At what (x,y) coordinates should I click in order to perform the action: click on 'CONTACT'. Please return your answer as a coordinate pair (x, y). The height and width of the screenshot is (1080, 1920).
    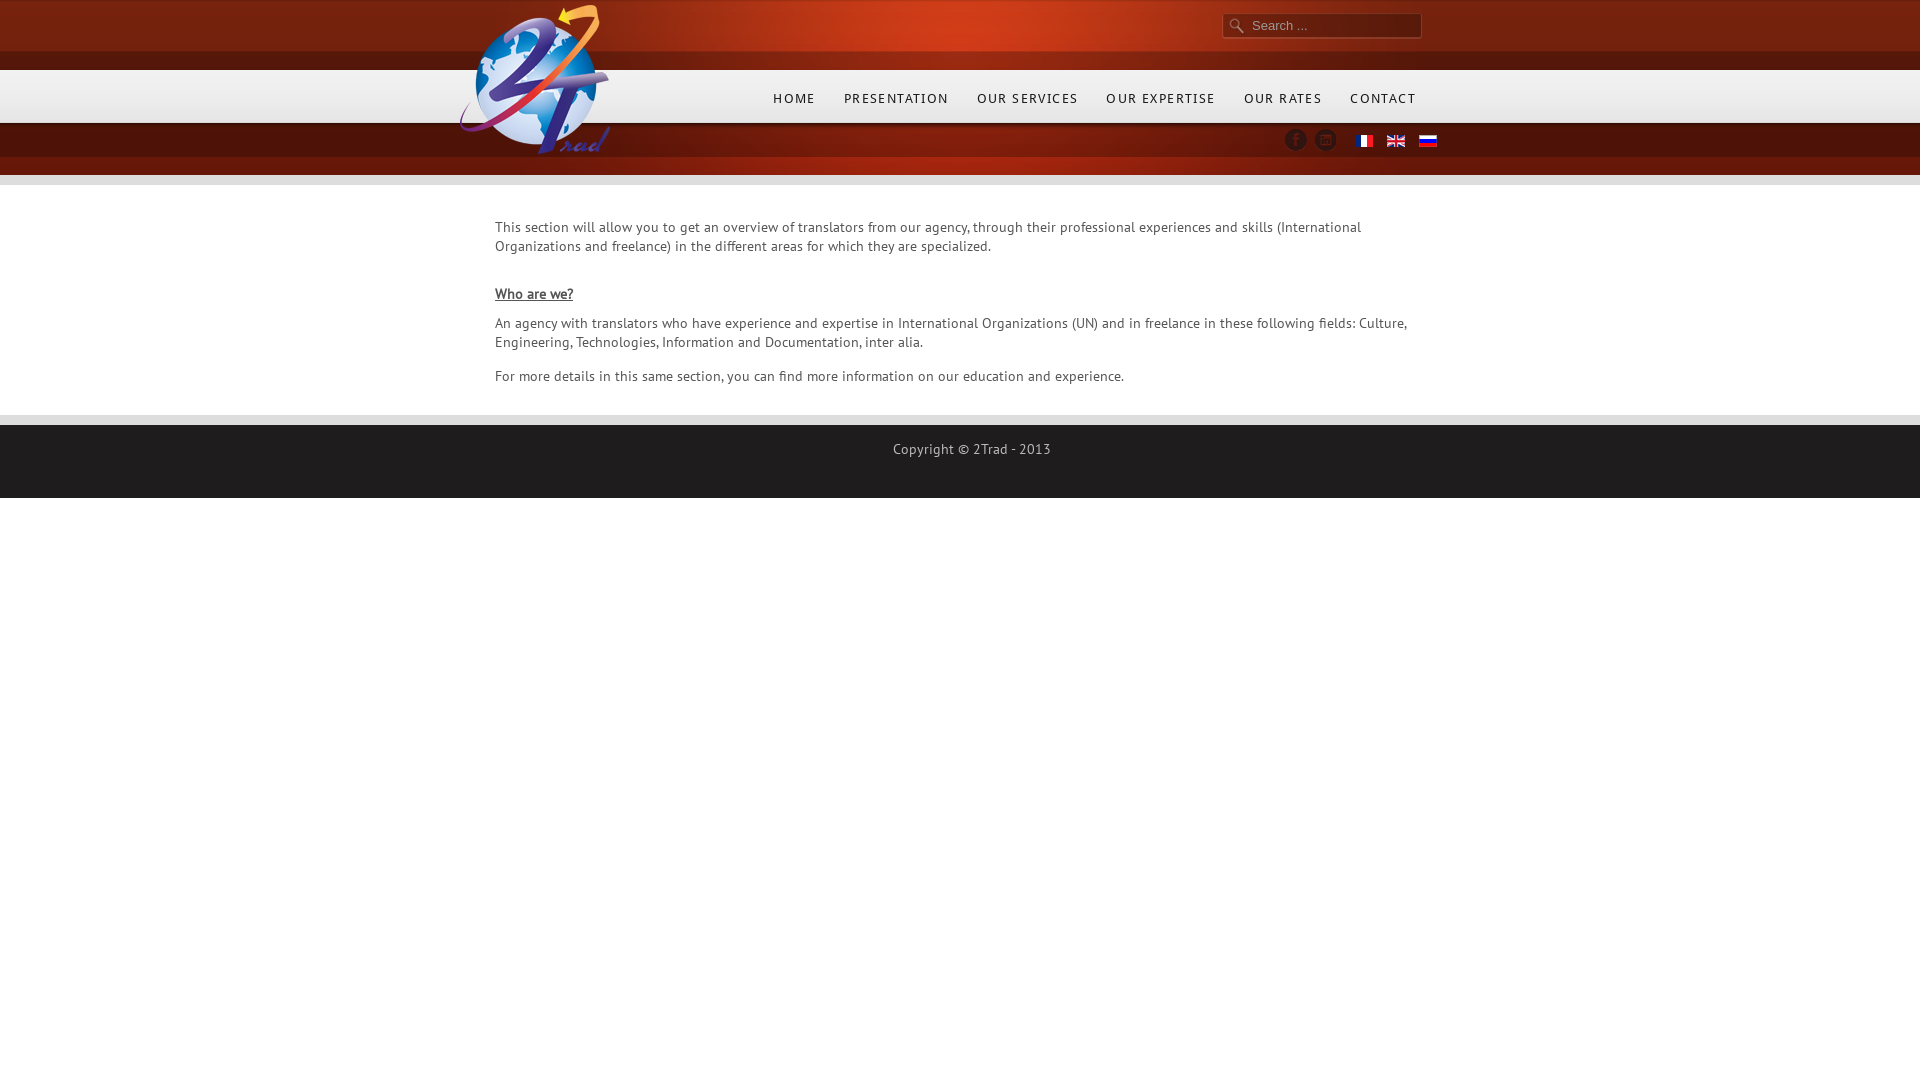
    Looking at the image, I should click on (1381, 104).